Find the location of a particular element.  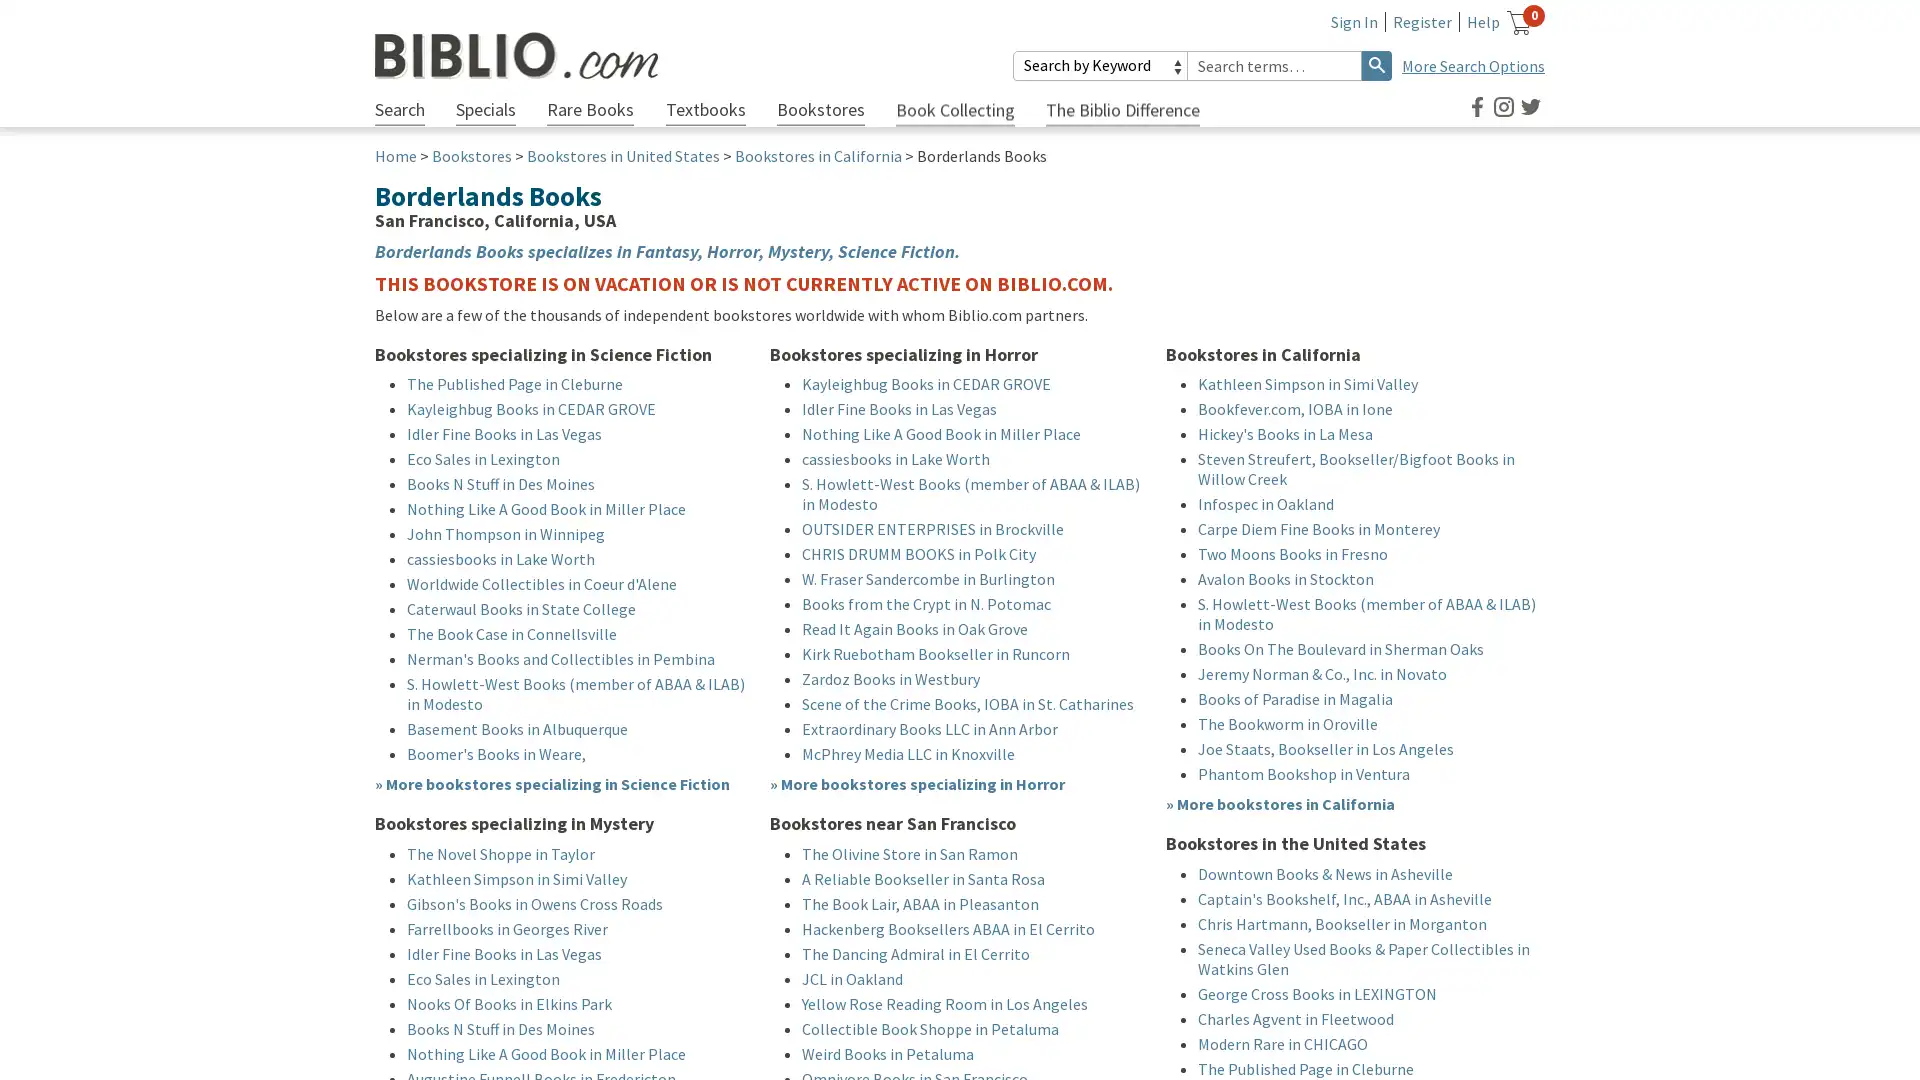

Search is located at coordinates (1376, 64).